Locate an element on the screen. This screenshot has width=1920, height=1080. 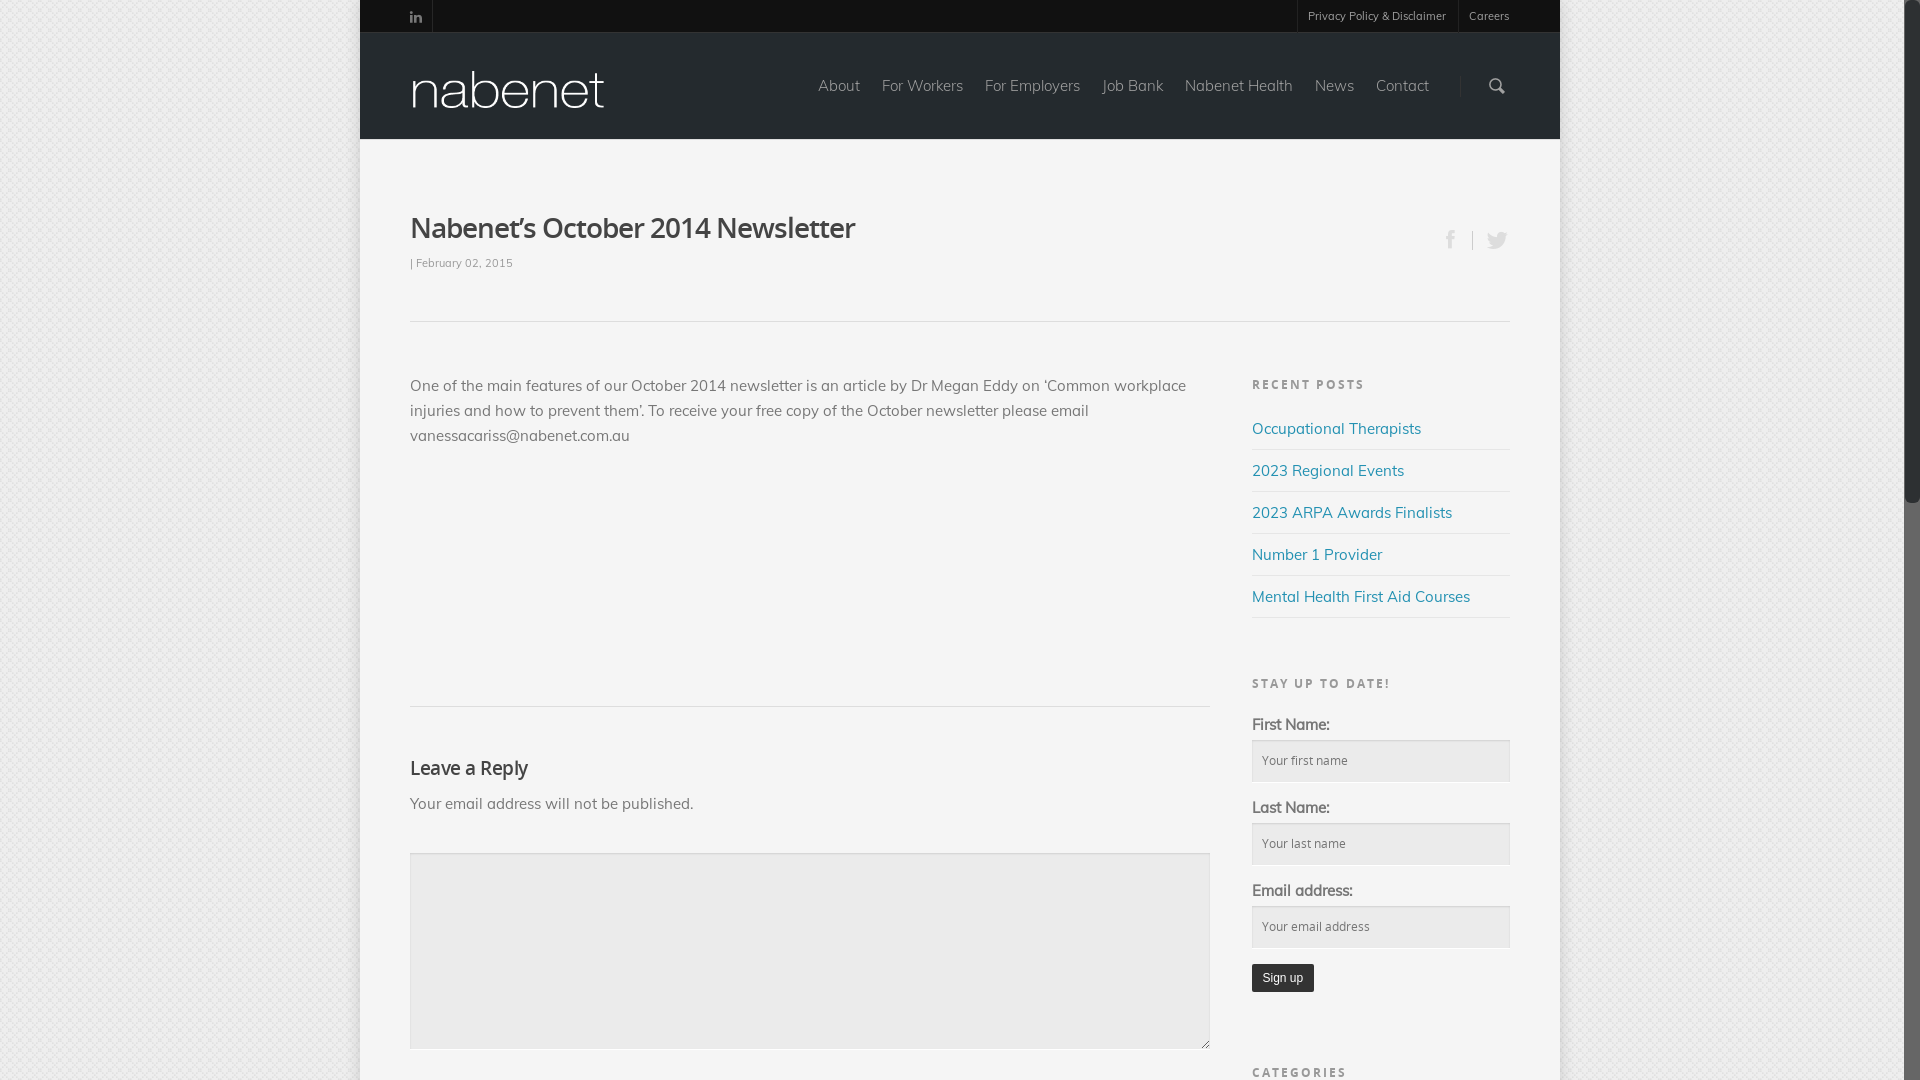
'Contact' is located at coordinates (1401, 100).